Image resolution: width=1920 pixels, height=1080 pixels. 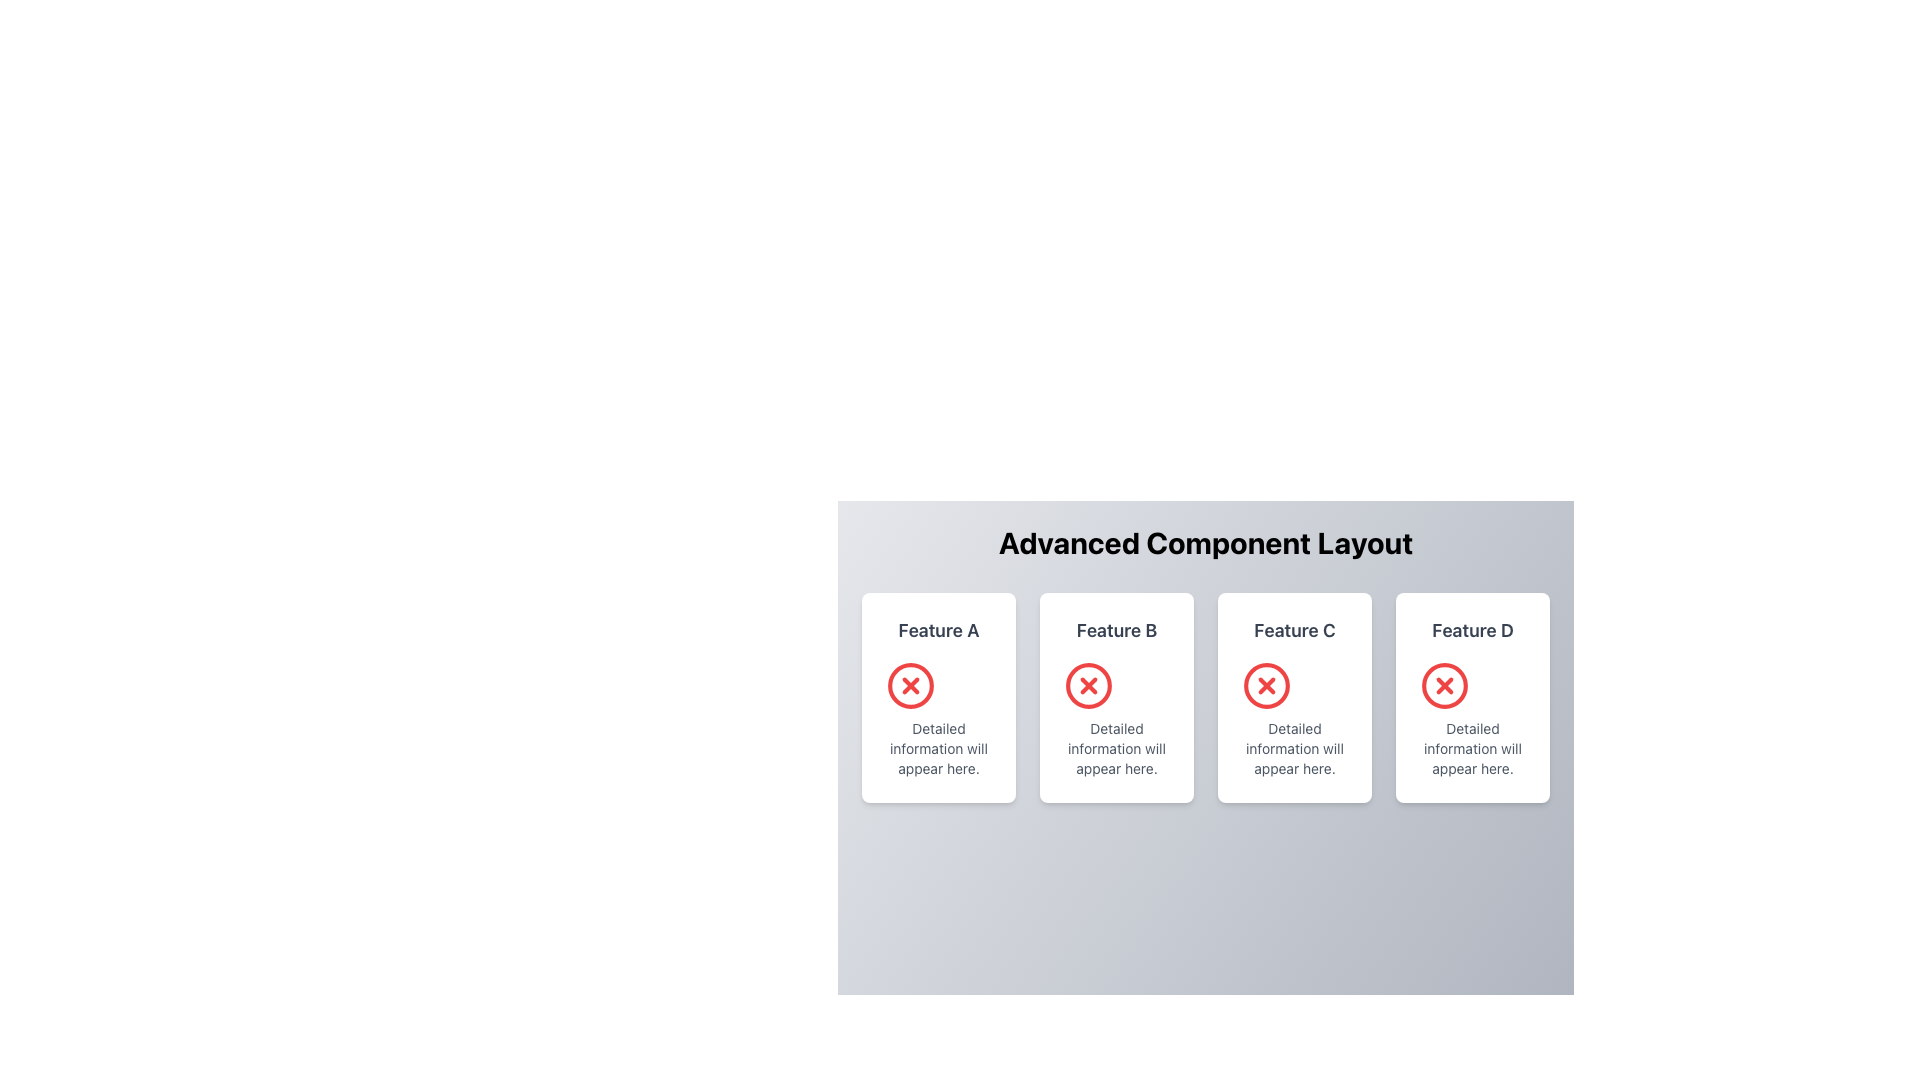 I want to click on the Text Label that serves as the title for the associated card content, positioned as the second card from the left, so click(x=1116, y=628).